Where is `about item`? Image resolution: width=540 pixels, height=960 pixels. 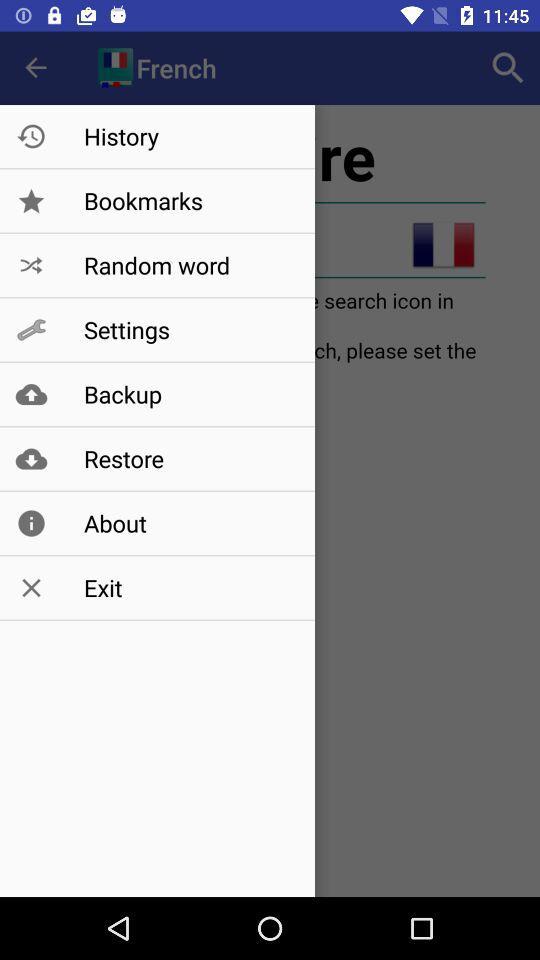
about item is located at coordinates (189, 522).